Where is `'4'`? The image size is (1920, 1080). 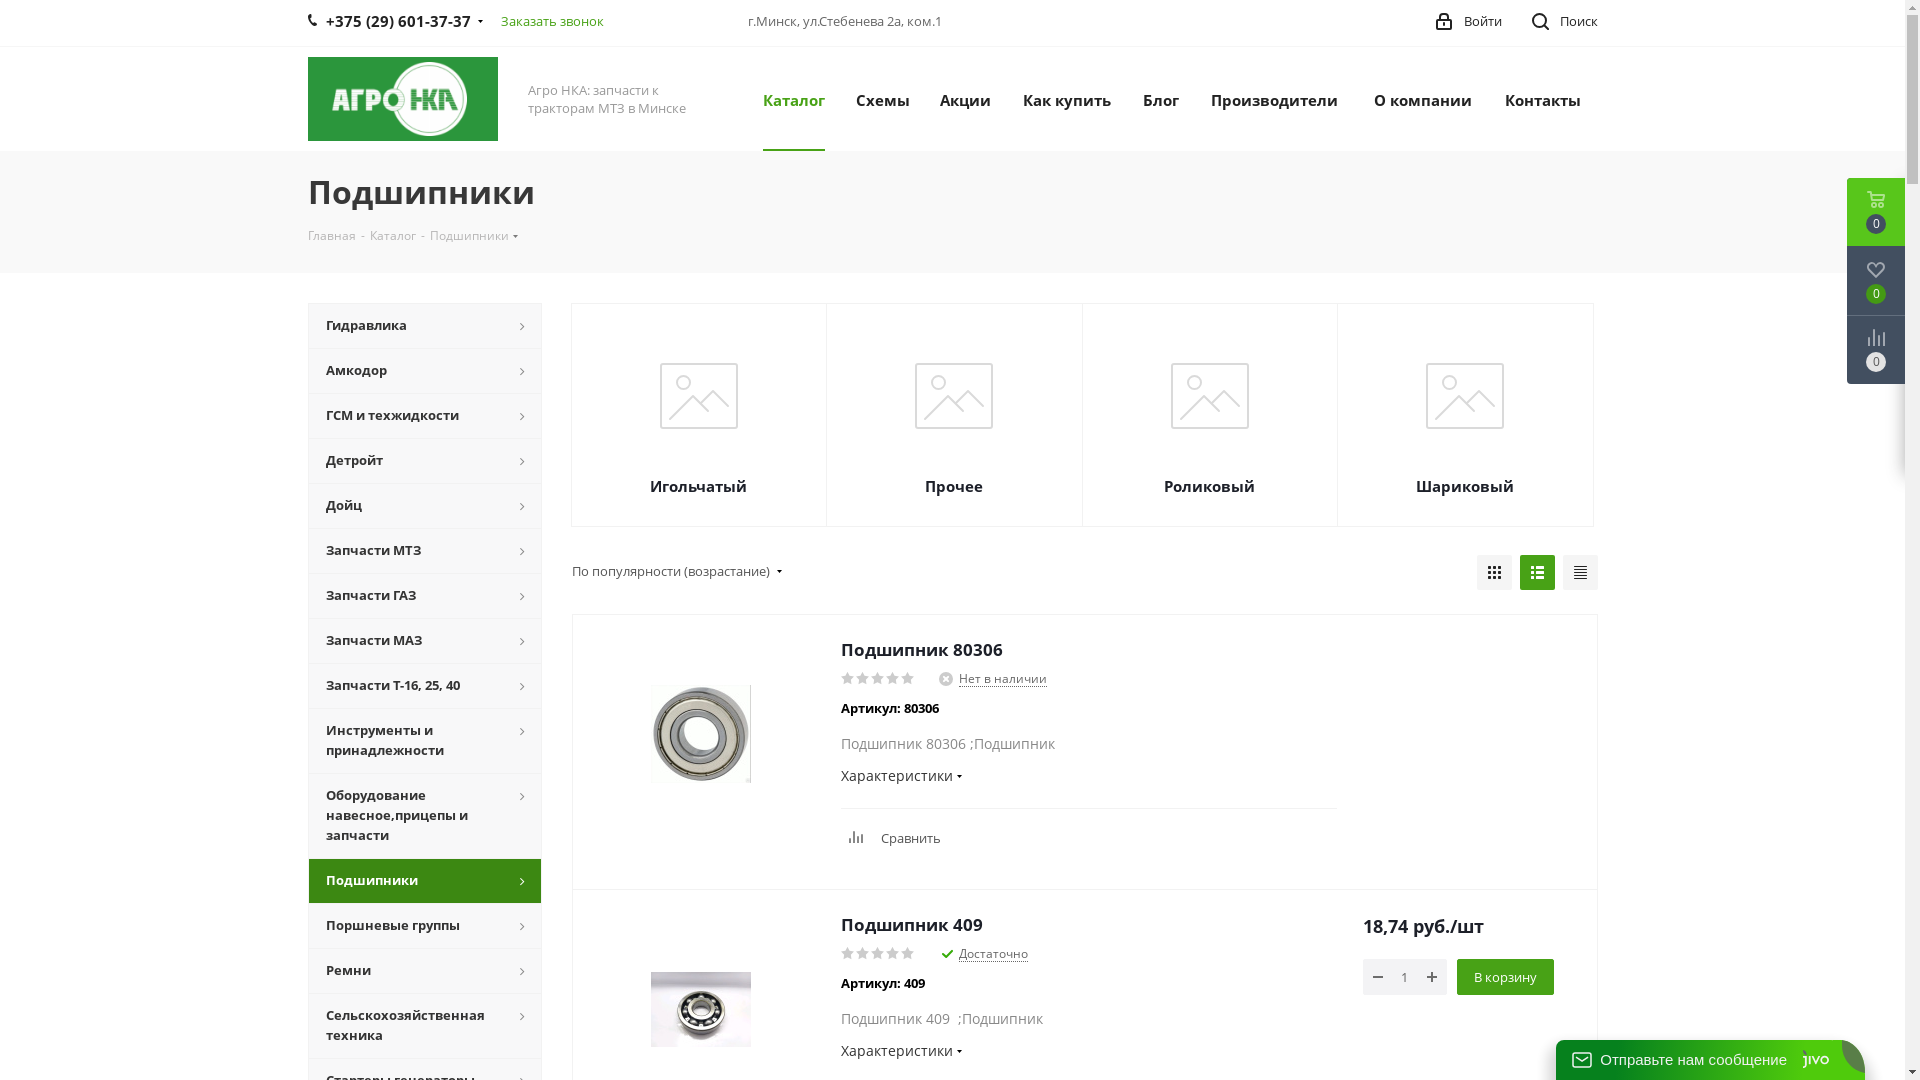 '4' is located at coordinates (885, 677).